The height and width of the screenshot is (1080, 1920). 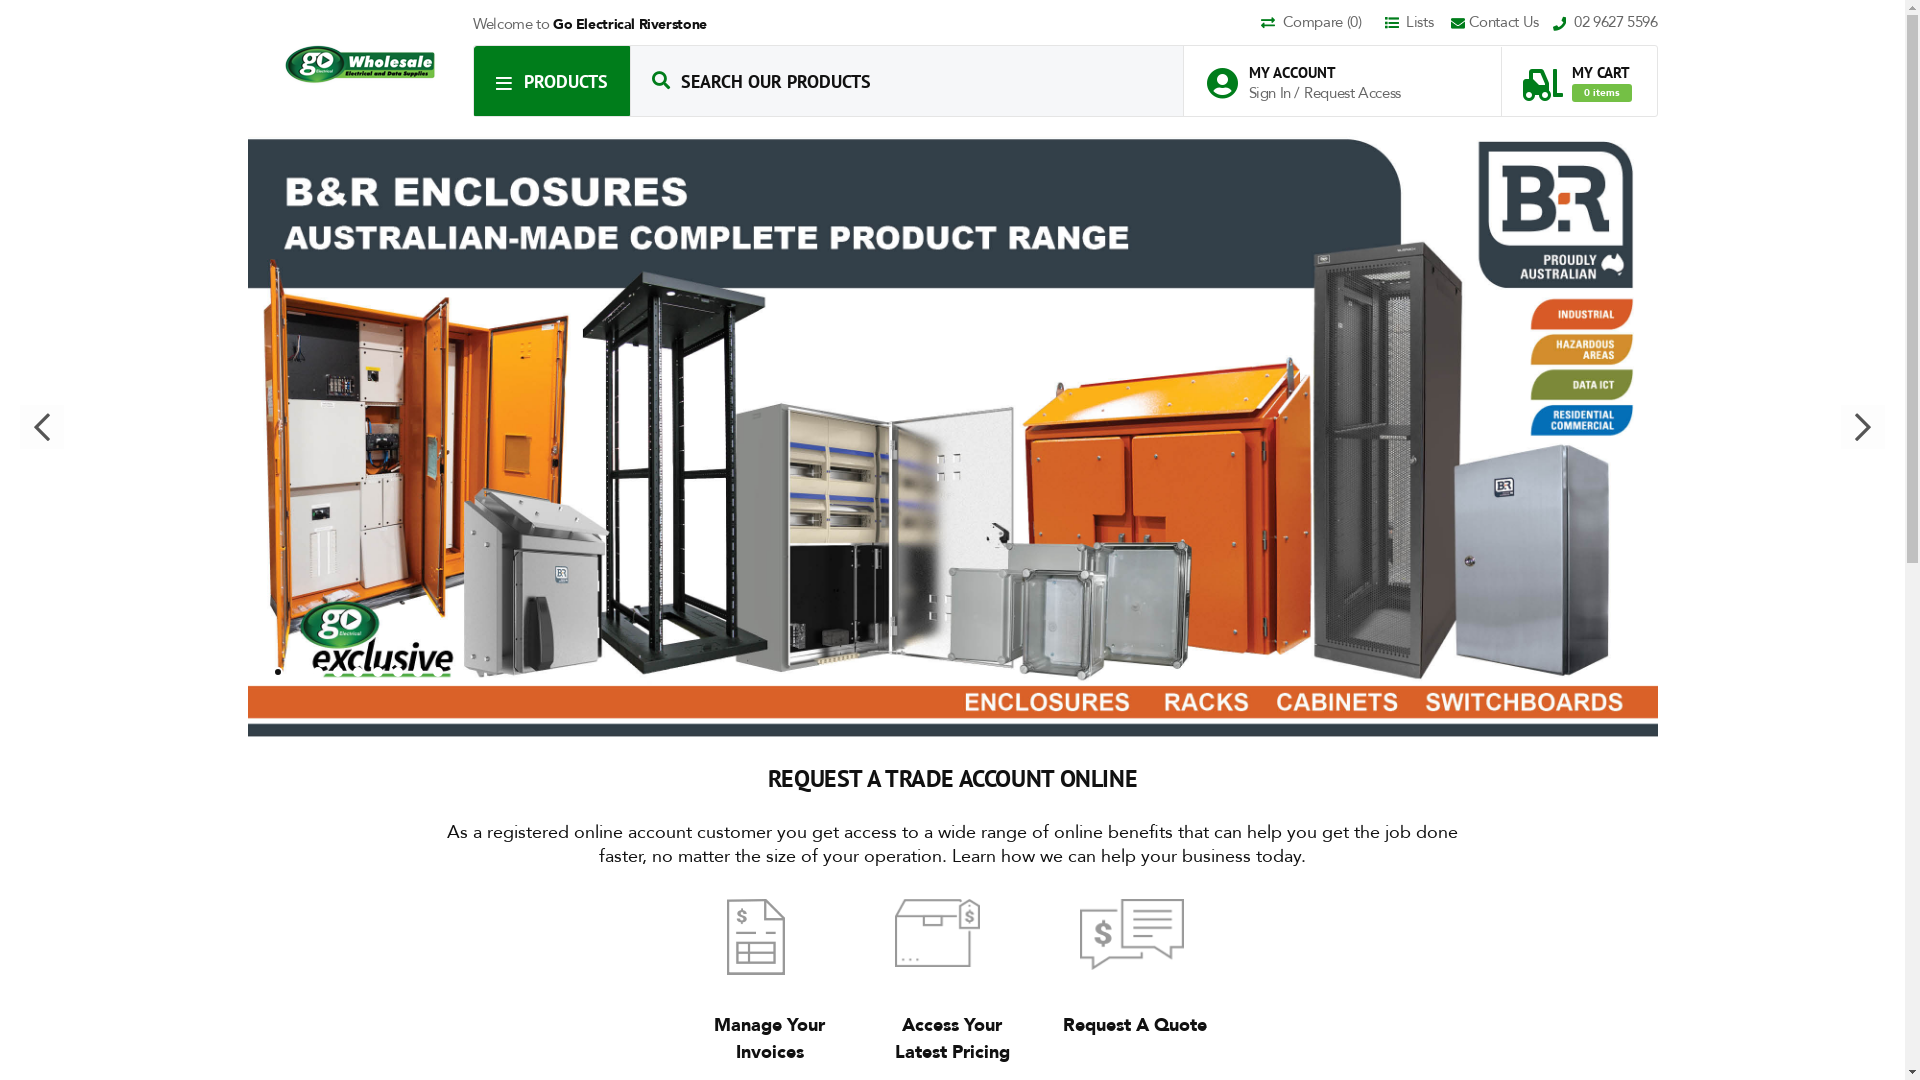 What do you see at coordinates (1861, 426) in the screenshot?
I see `'Next'` at bounding box center [1861, 426].